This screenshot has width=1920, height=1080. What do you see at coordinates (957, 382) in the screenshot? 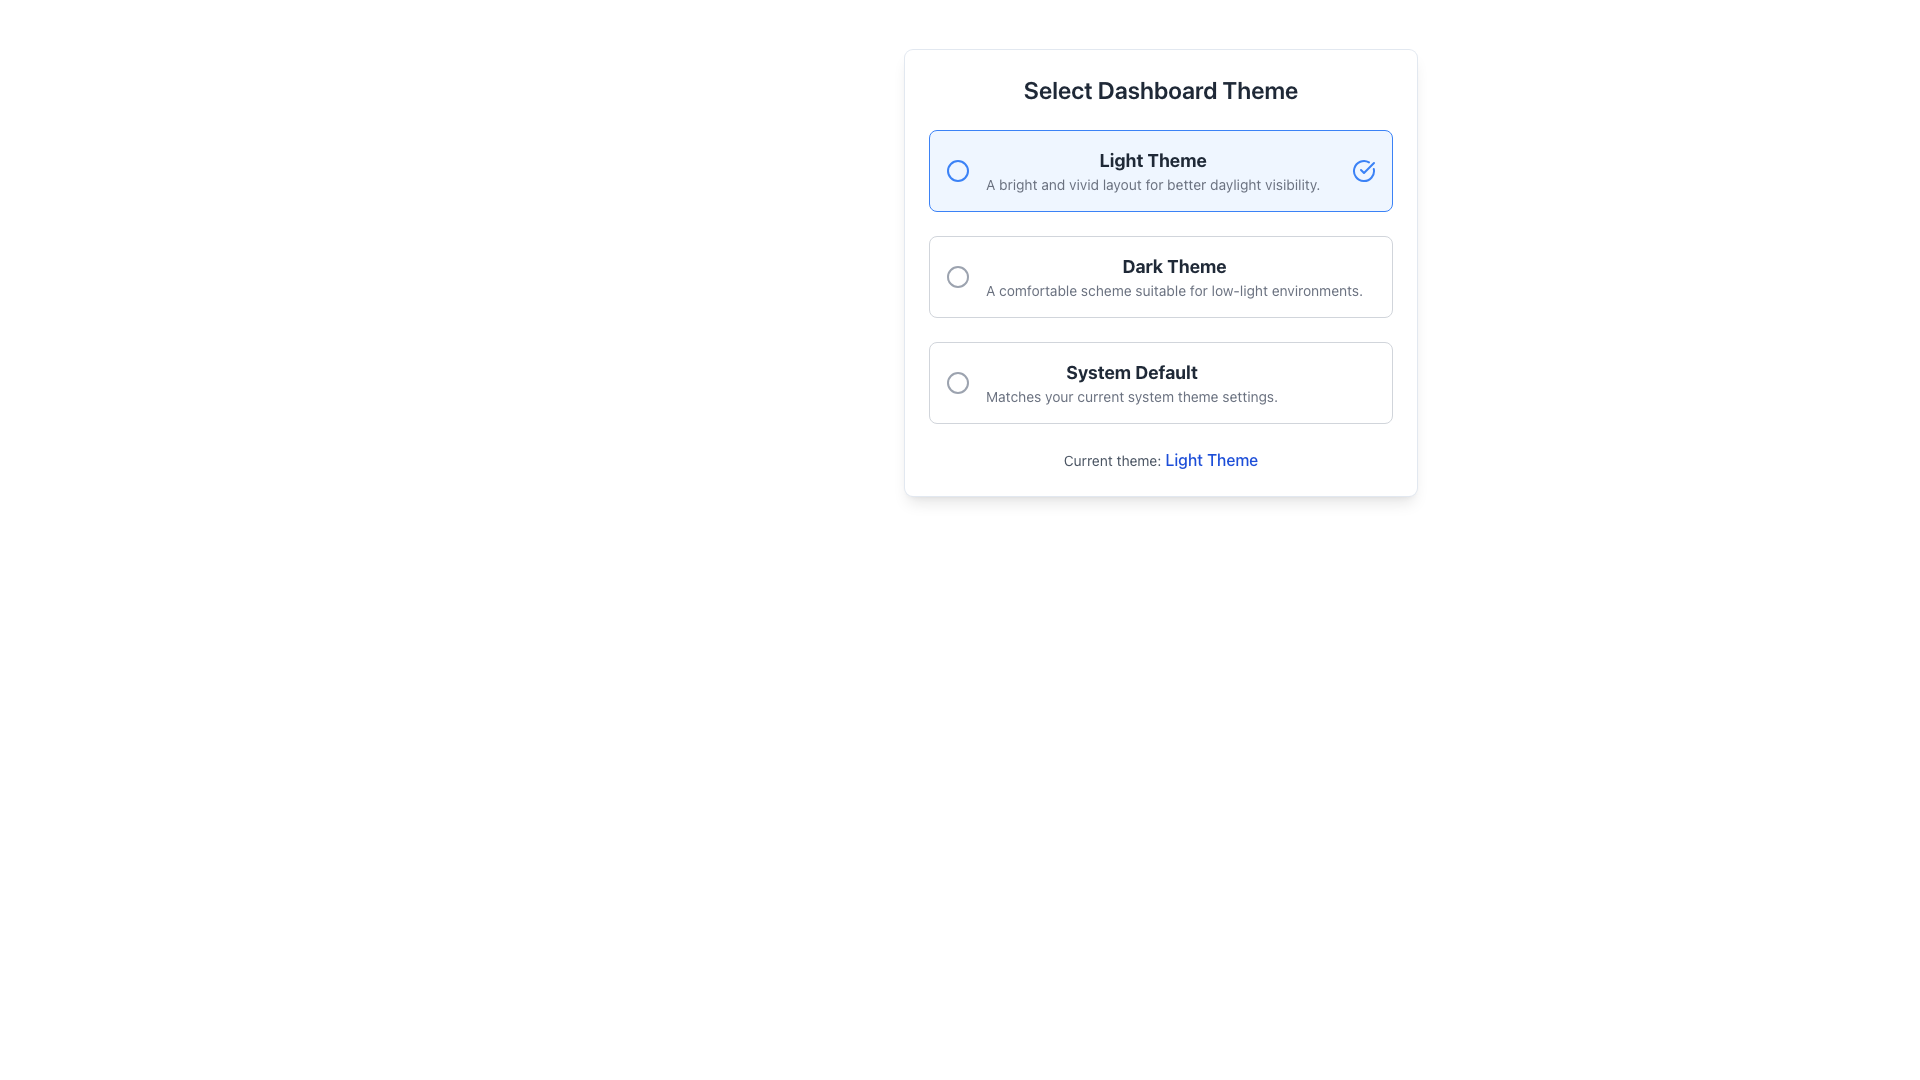
I see `the gray circular outline radio button icon positioned beside the 'System Default' text in the third option of the 'Select Dashboard Theme' interface` at bounding box center [957, 382].